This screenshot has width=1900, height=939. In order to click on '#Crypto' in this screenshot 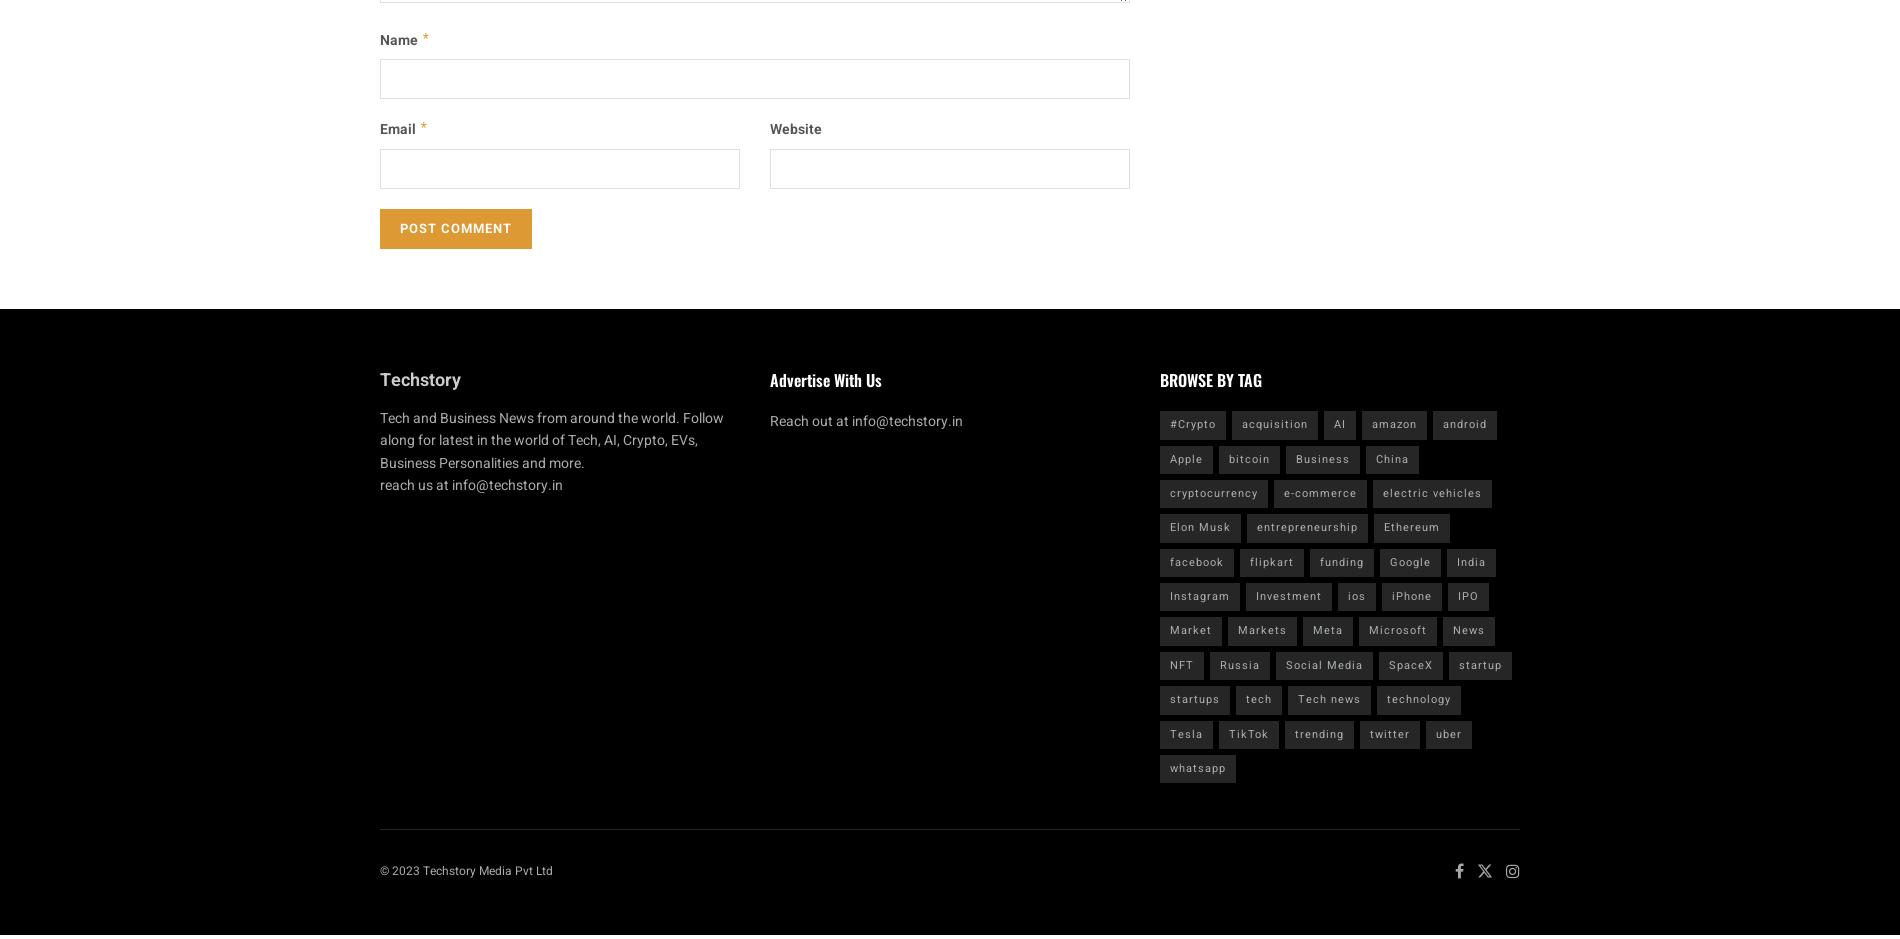, I will do `click(1170, 423)`.